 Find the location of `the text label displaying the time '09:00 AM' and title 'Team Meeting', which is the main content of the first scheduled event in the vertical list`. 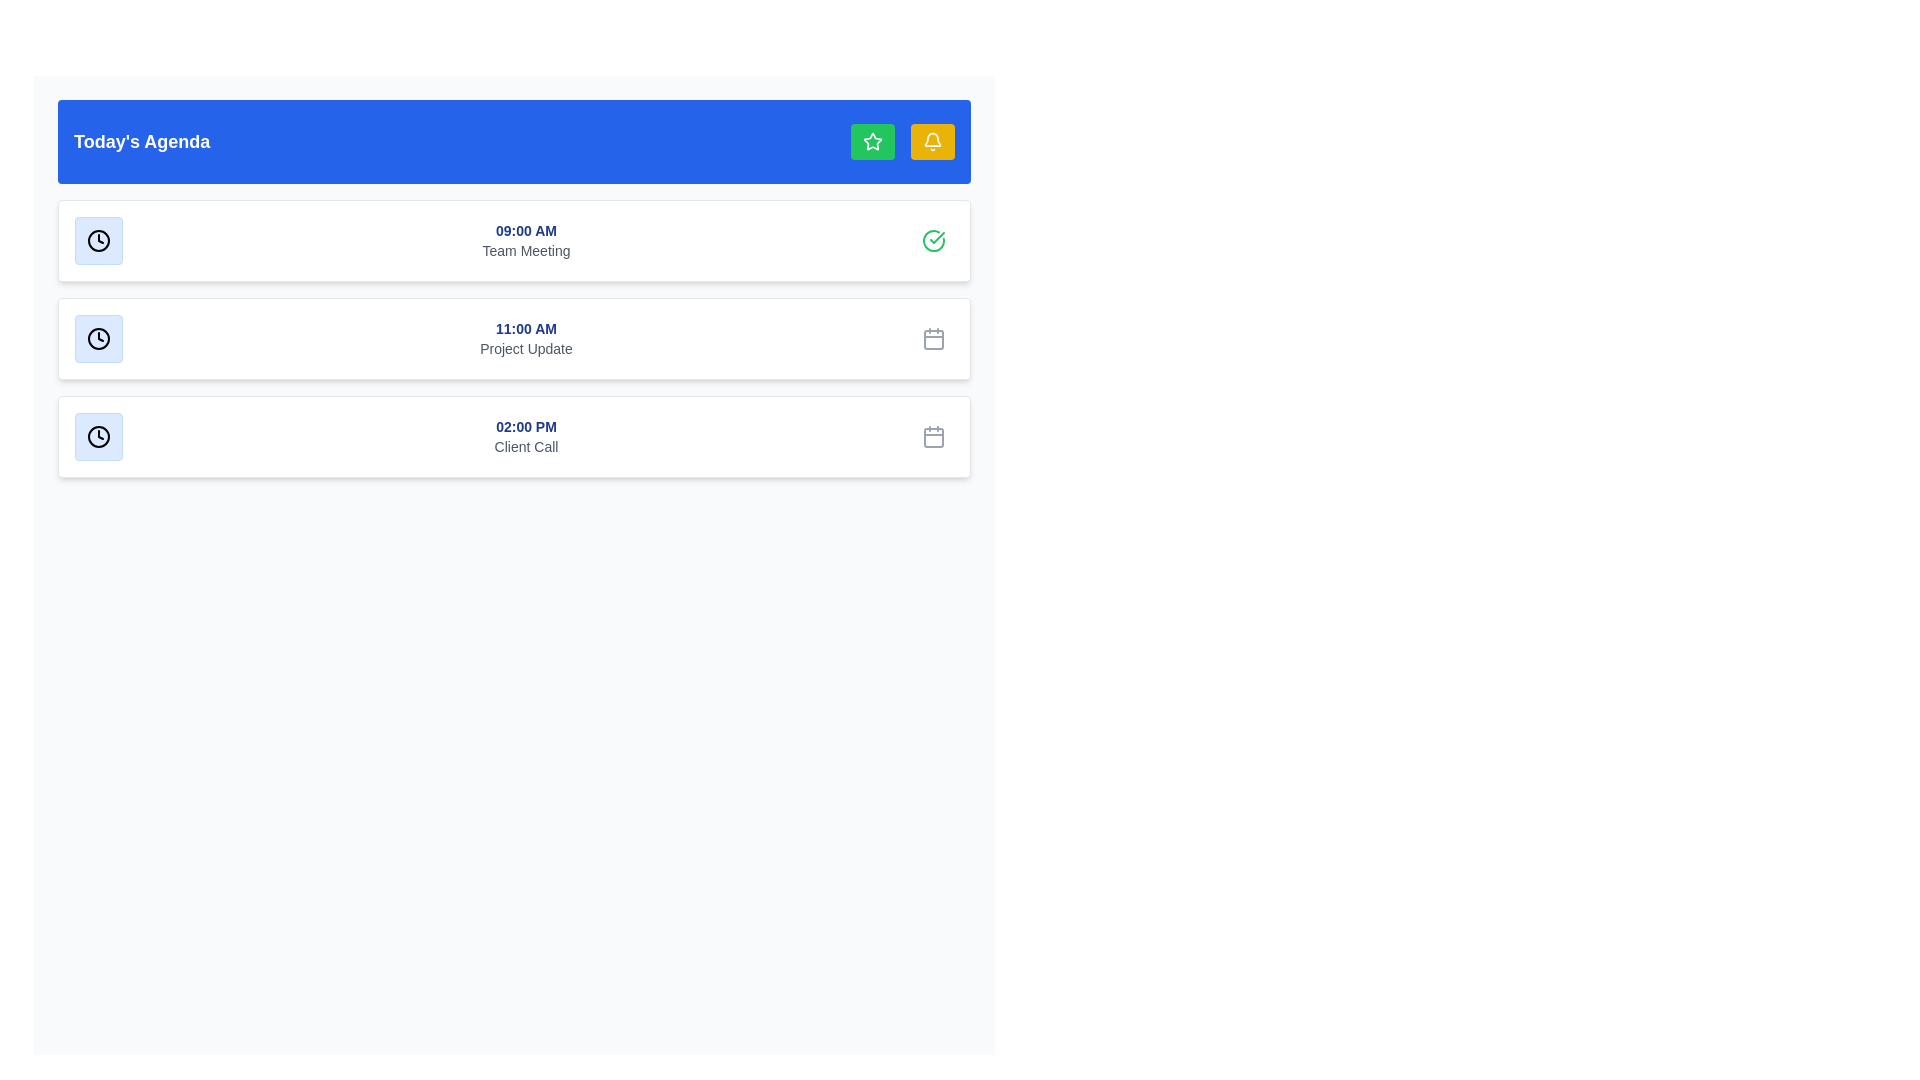

the text label displaying the time '09:00 AM' and title 'Team Meeting', which is the main content of the first scheduled event in the vertical list is located at coordinates (526, 239).